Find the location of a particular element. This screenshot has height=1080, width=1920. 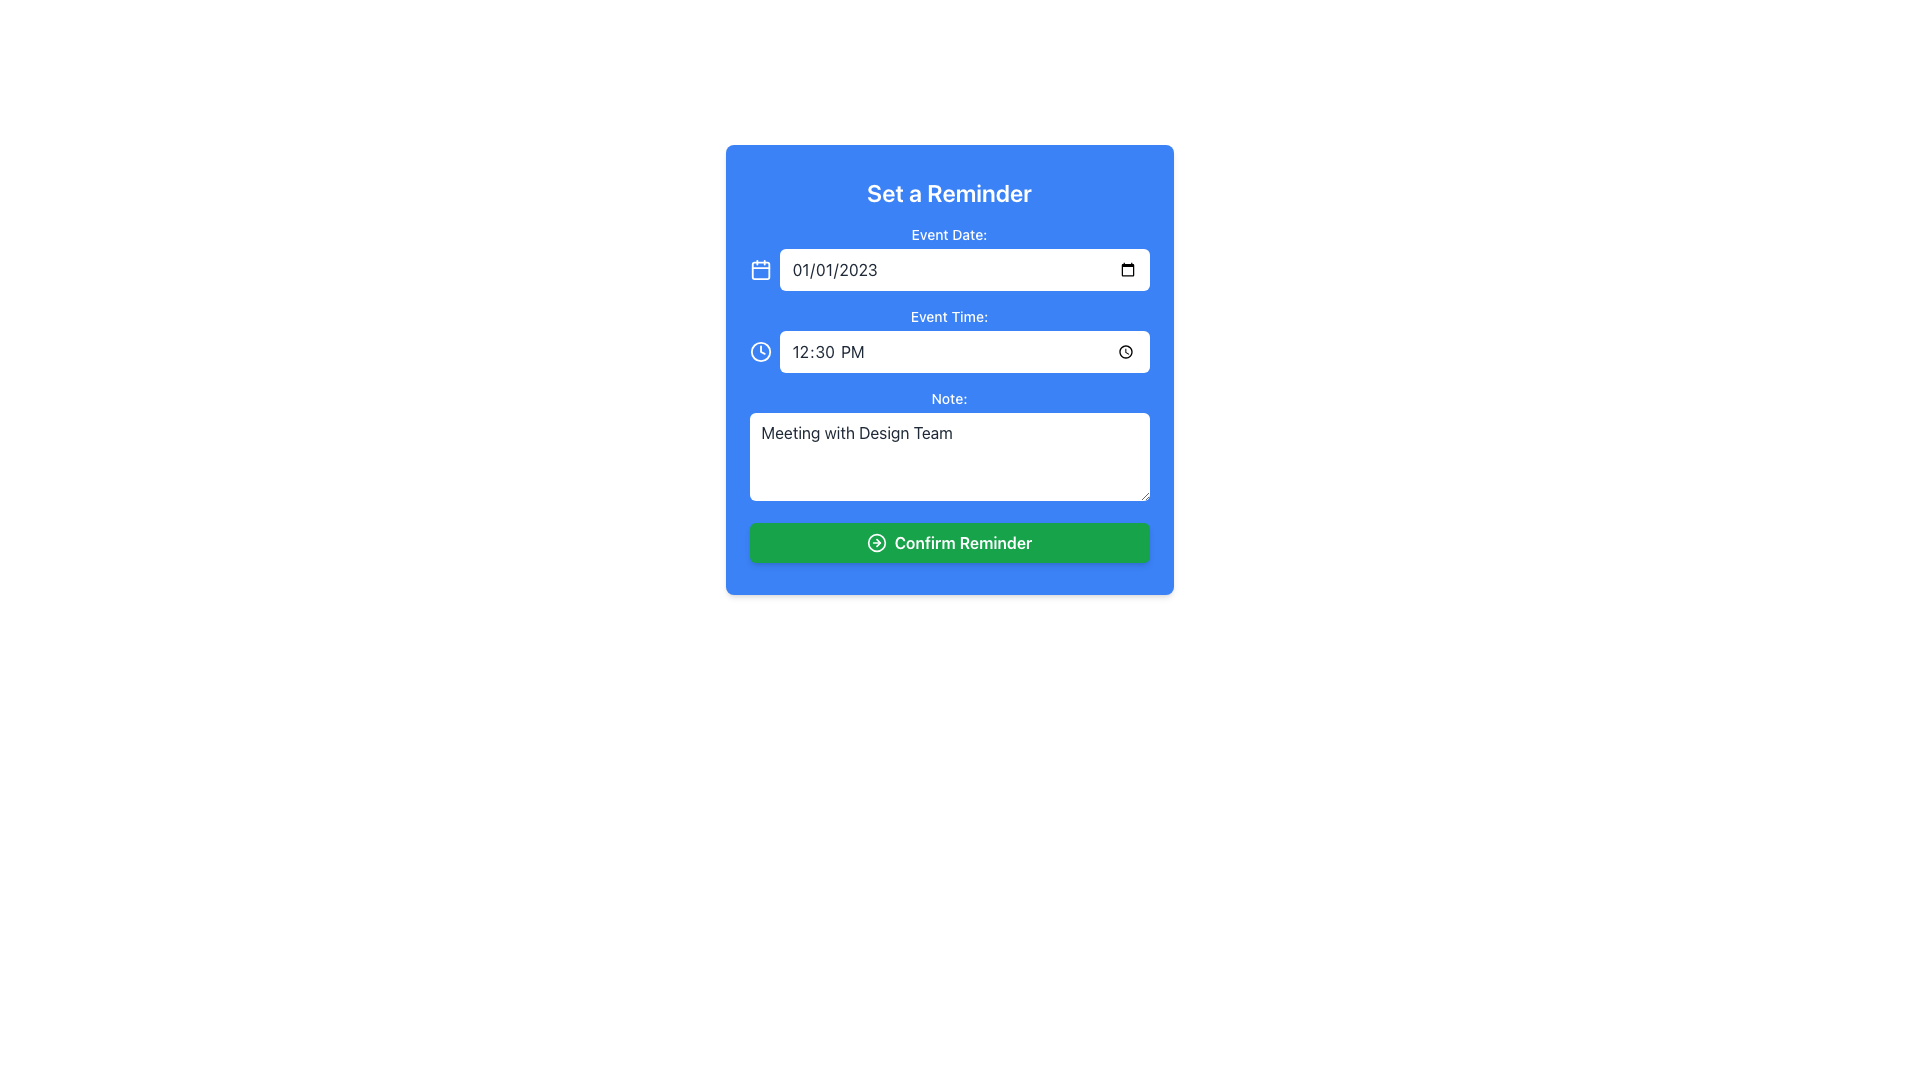

the circular clock icon, which is styled with a minimalistic line-art design, located to the left of the '12:30 PM' time text input field is located at coordinates (759, 350).